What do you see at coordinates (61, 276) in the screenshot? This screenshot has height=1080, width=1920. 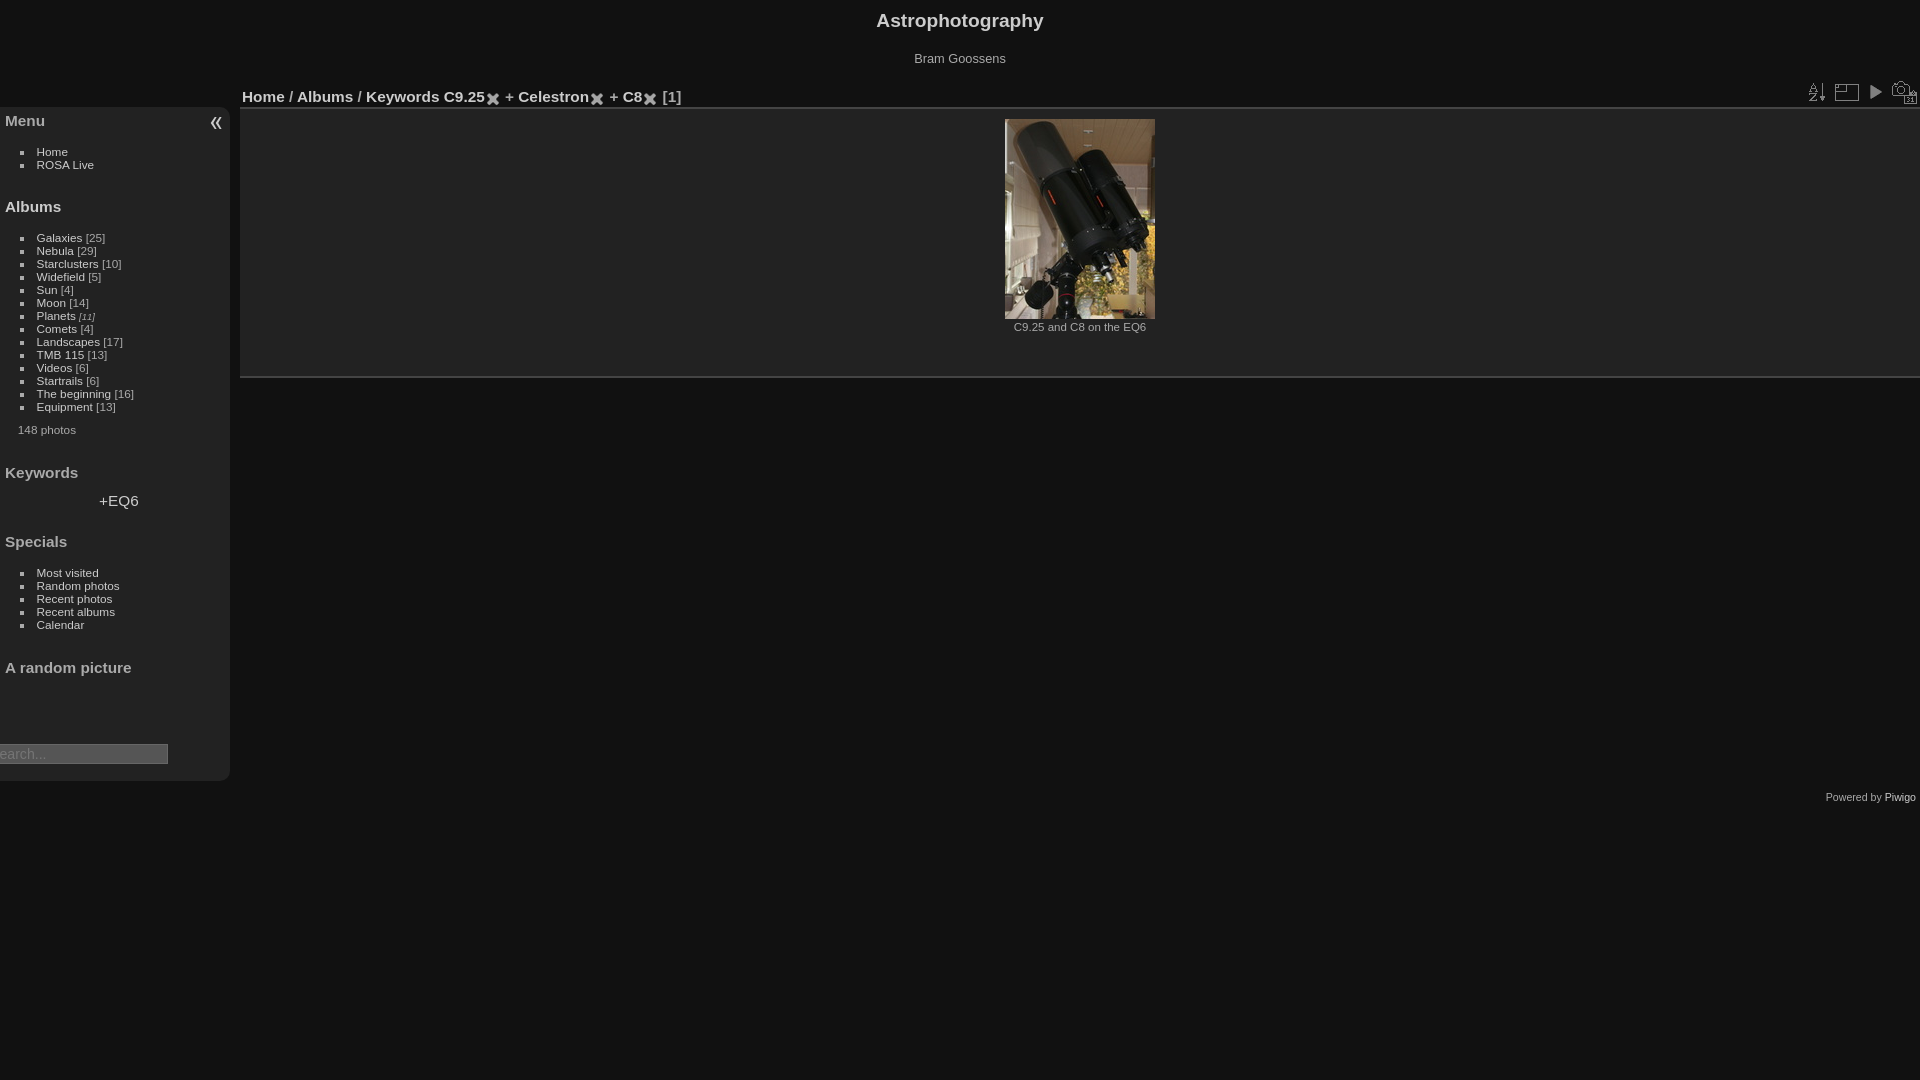 I see `'Widefield'` at bounding box center [61, 276].